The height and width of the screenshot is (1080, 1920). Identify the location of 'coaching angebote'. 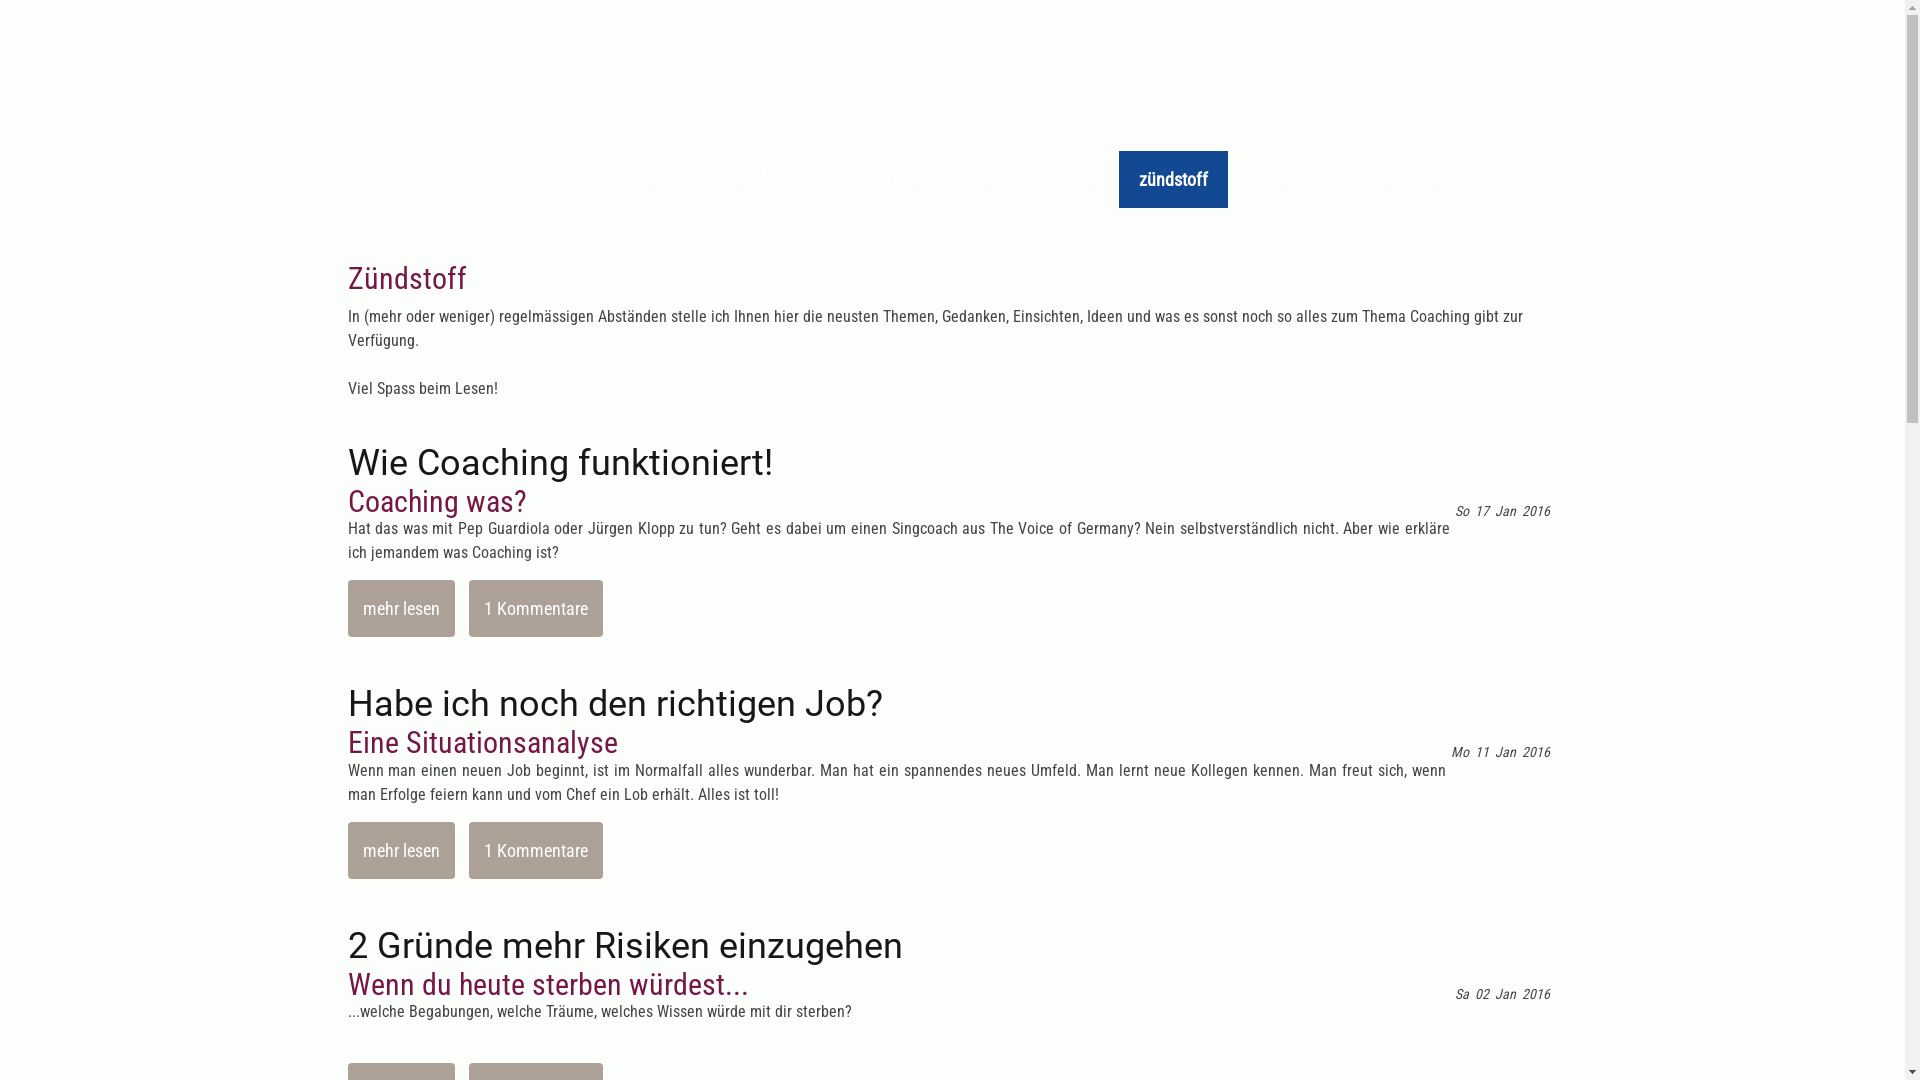
(610, 178).